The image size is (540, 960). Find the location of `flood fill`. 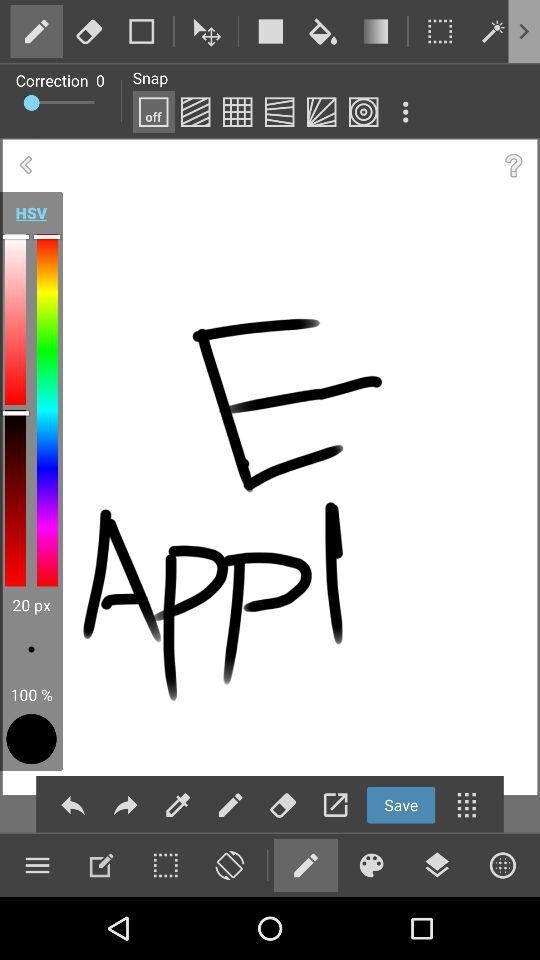

flood fill is located at coordinates (323, 30).